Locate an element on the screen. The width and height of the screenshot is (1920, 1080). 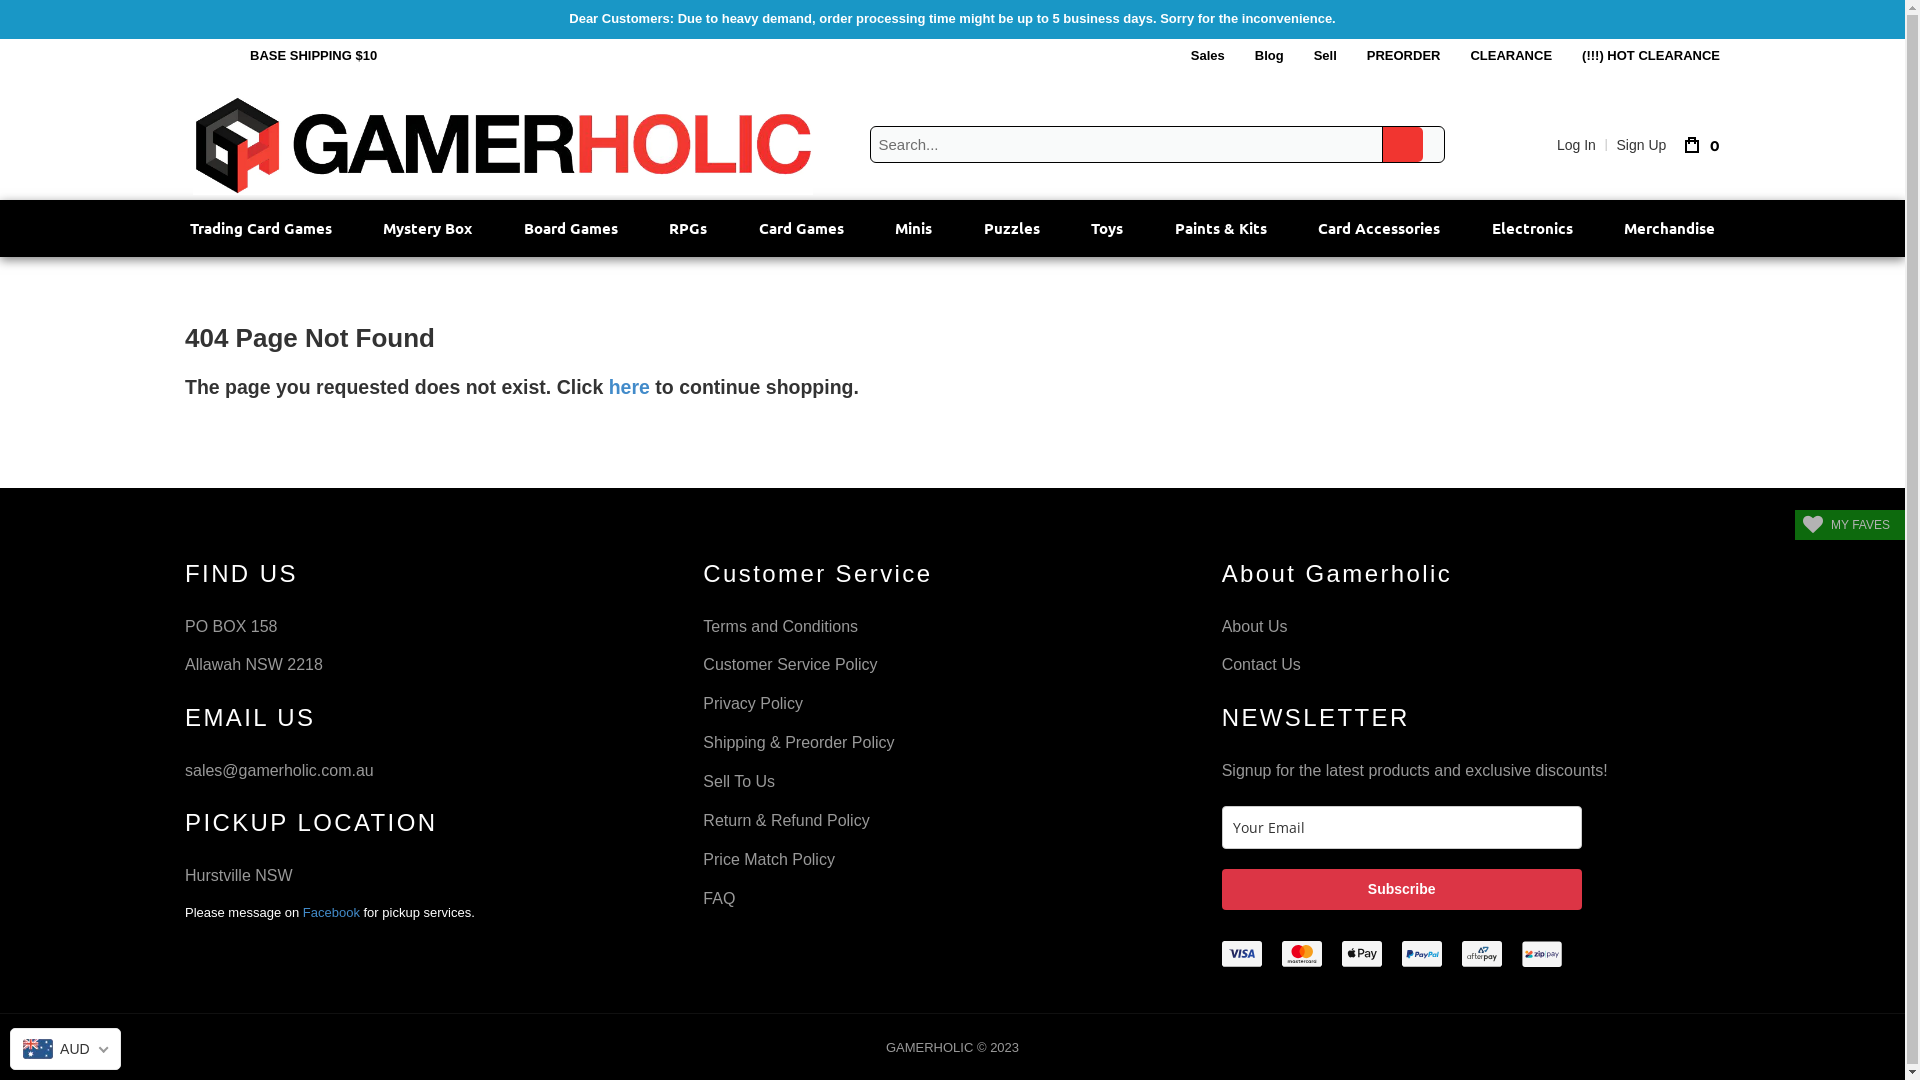
'here' is located at coordinates (628, 386).